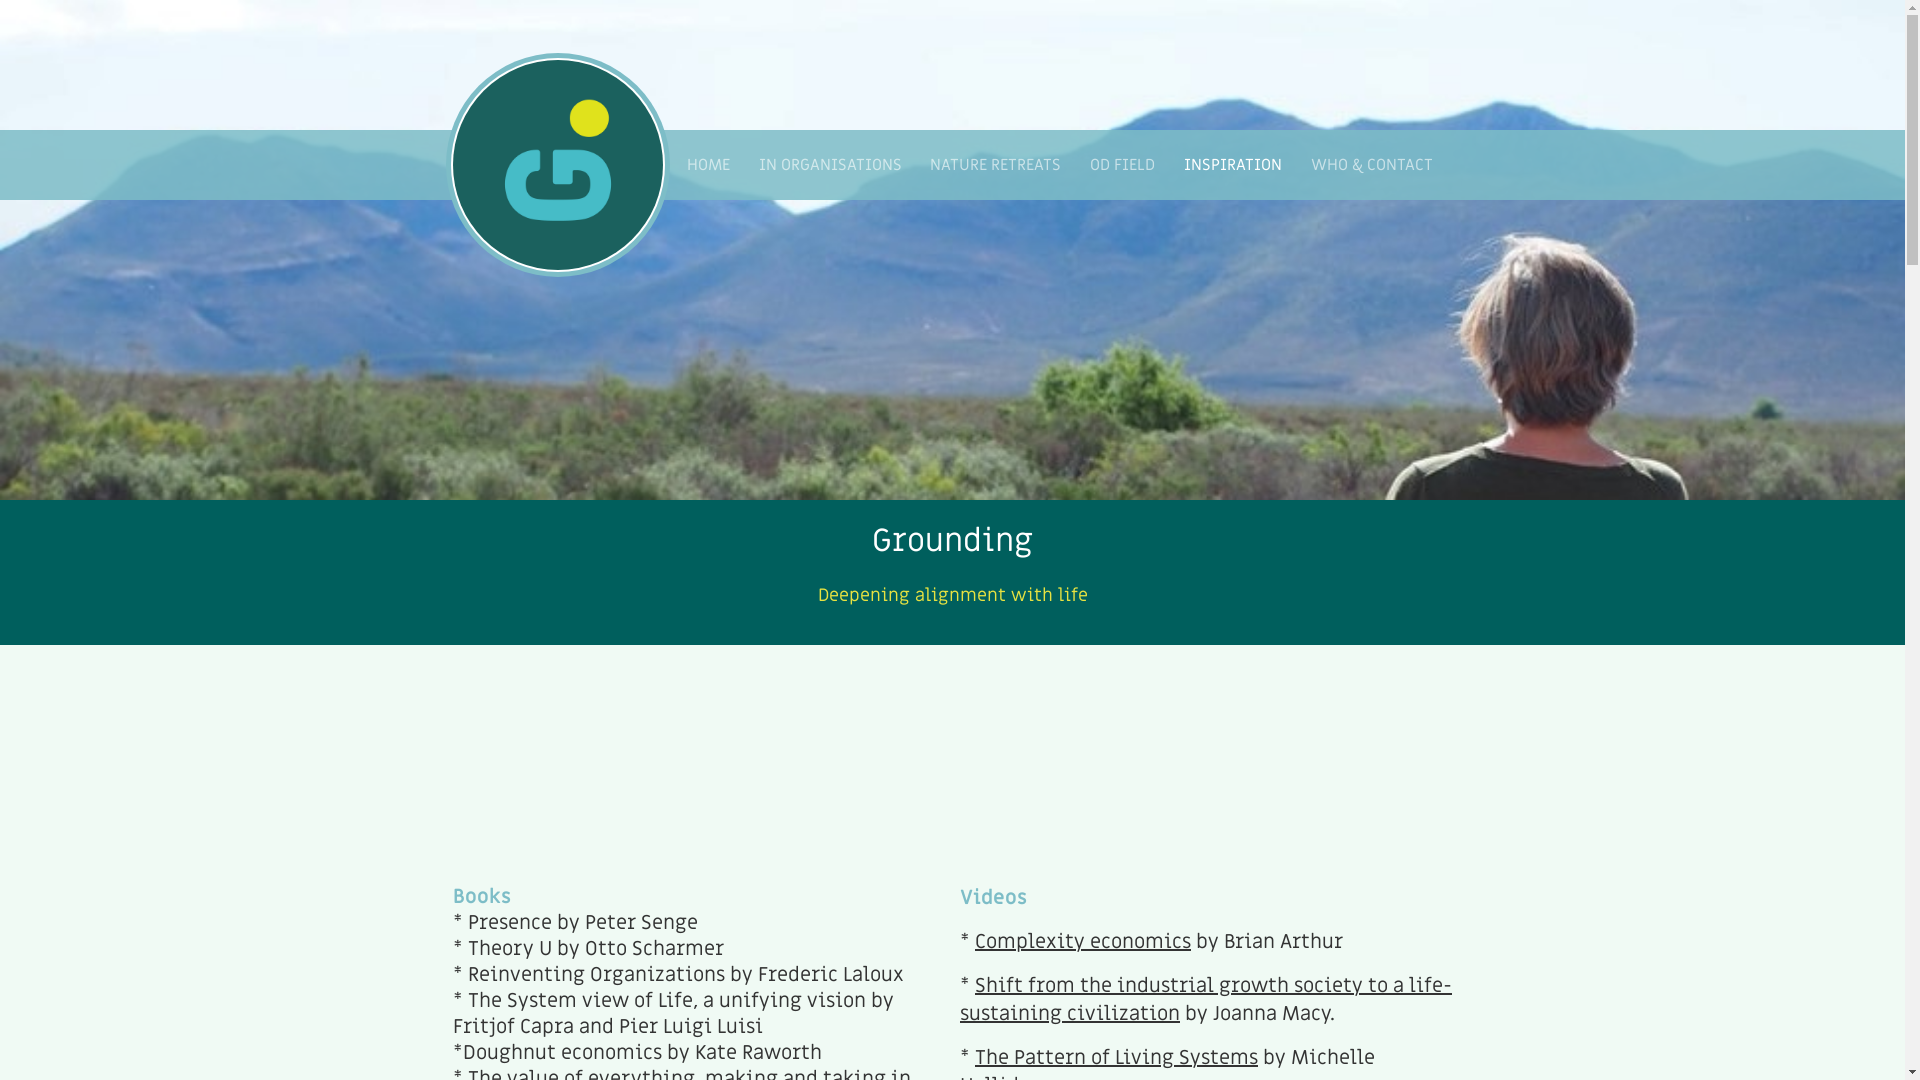 The height and width of the screenshot is (1080, 1920). What do you see at coordinates (1123, 164) in the screenshot?
I see `'OD FIELD'` at bounding box center [1123, 164].